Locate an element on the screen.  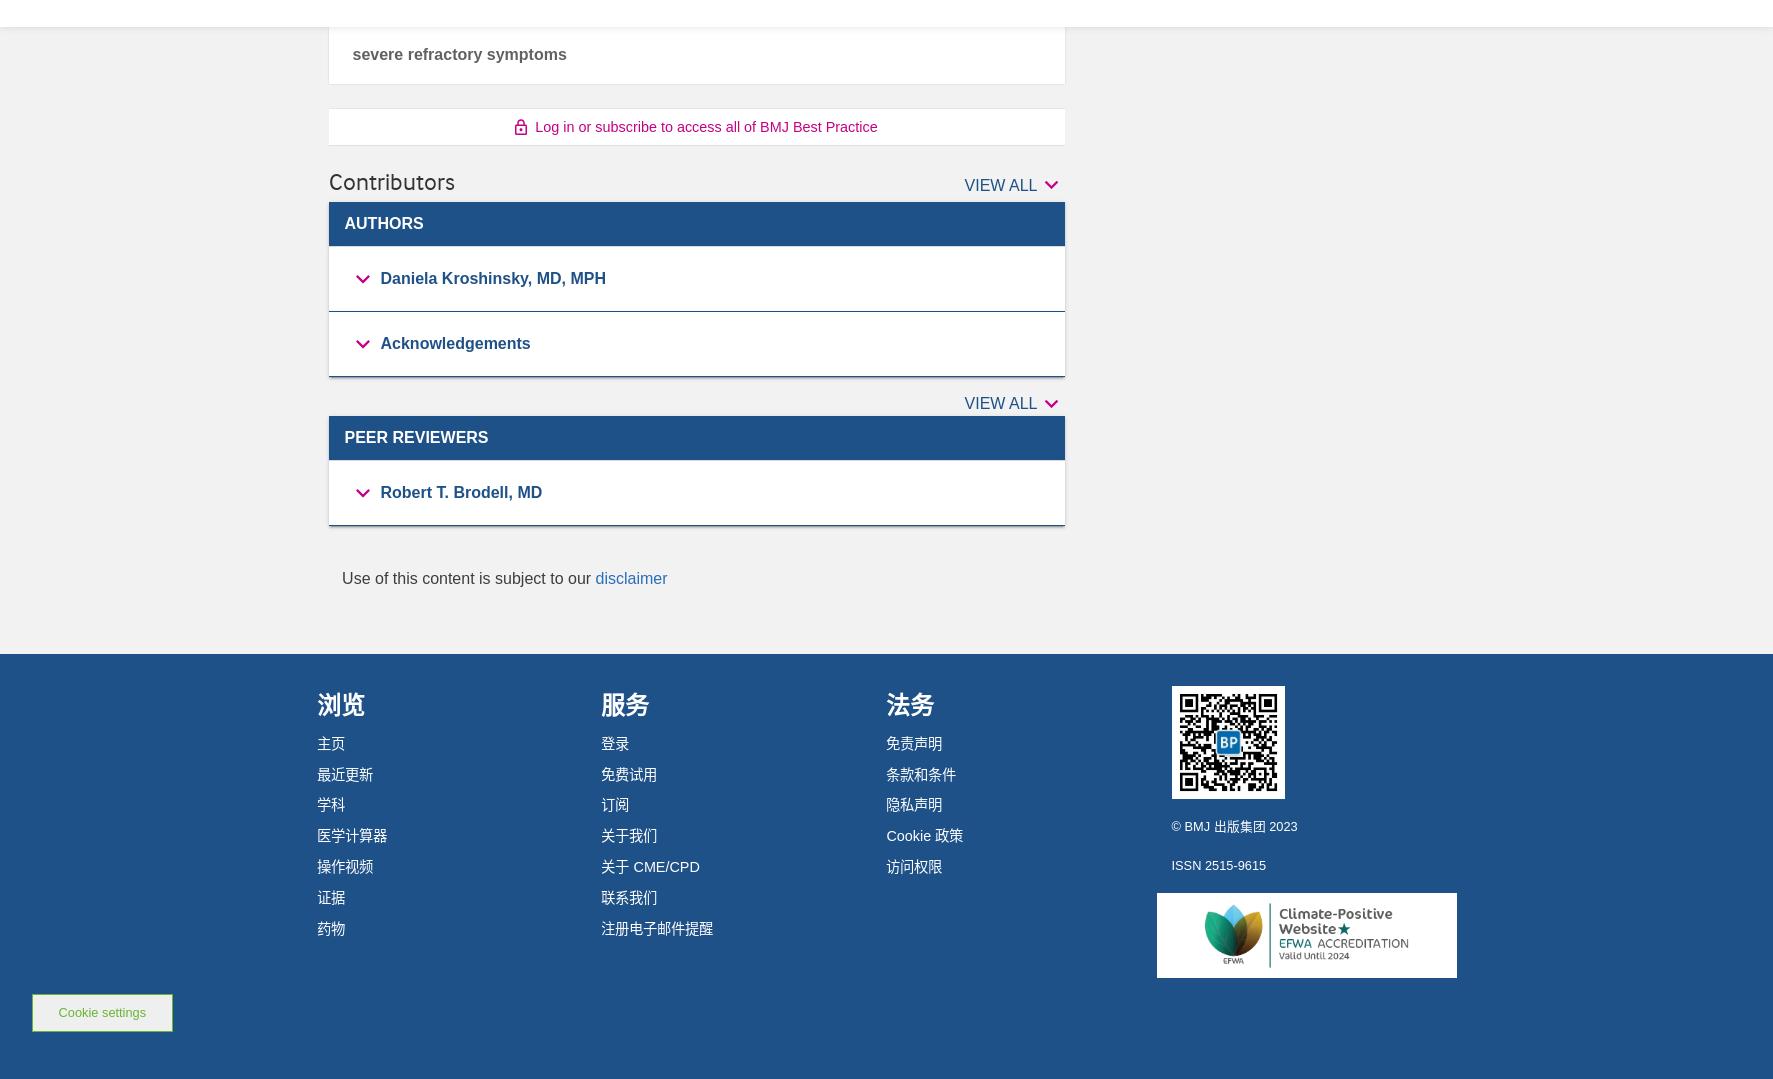
'MA' is located at coordinates (392, 743).